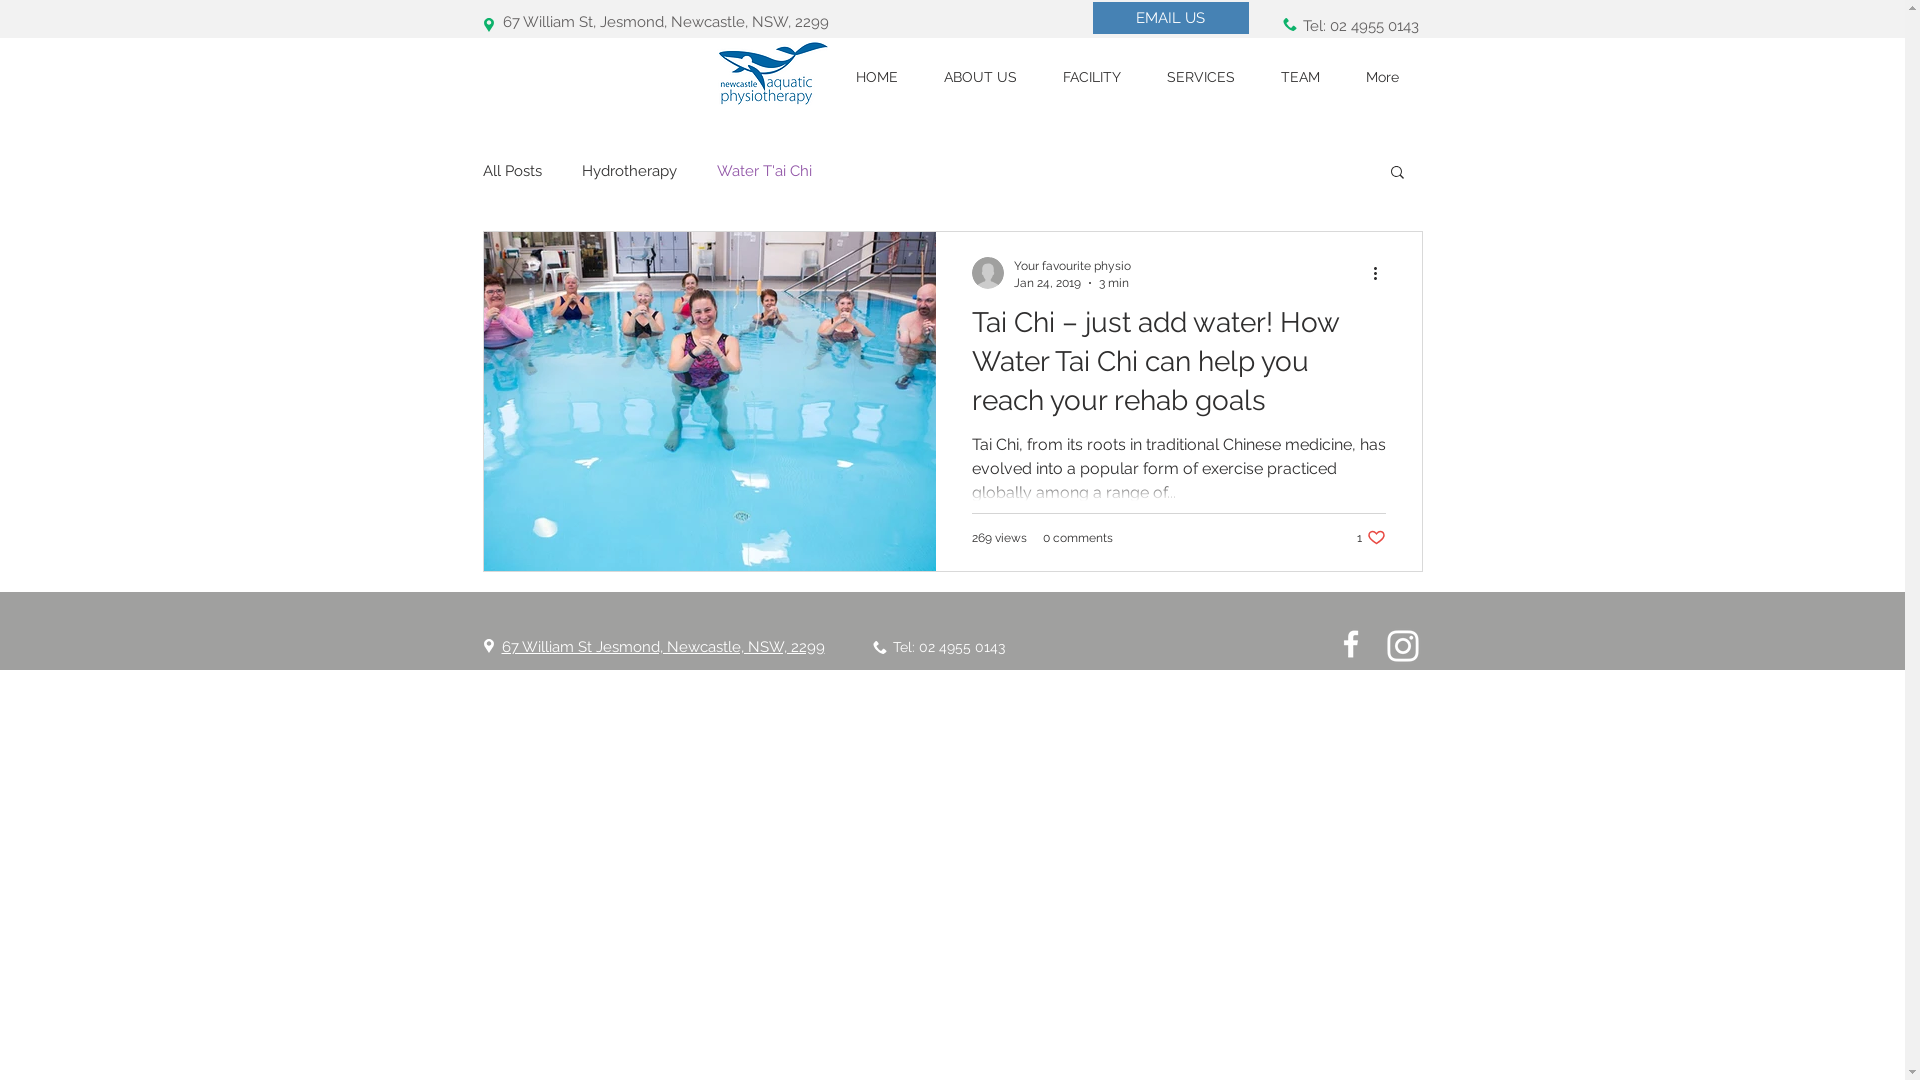  Describe the element at coordinates (1300, 76) in the screenshot. I see `'TEAM'` at that location.